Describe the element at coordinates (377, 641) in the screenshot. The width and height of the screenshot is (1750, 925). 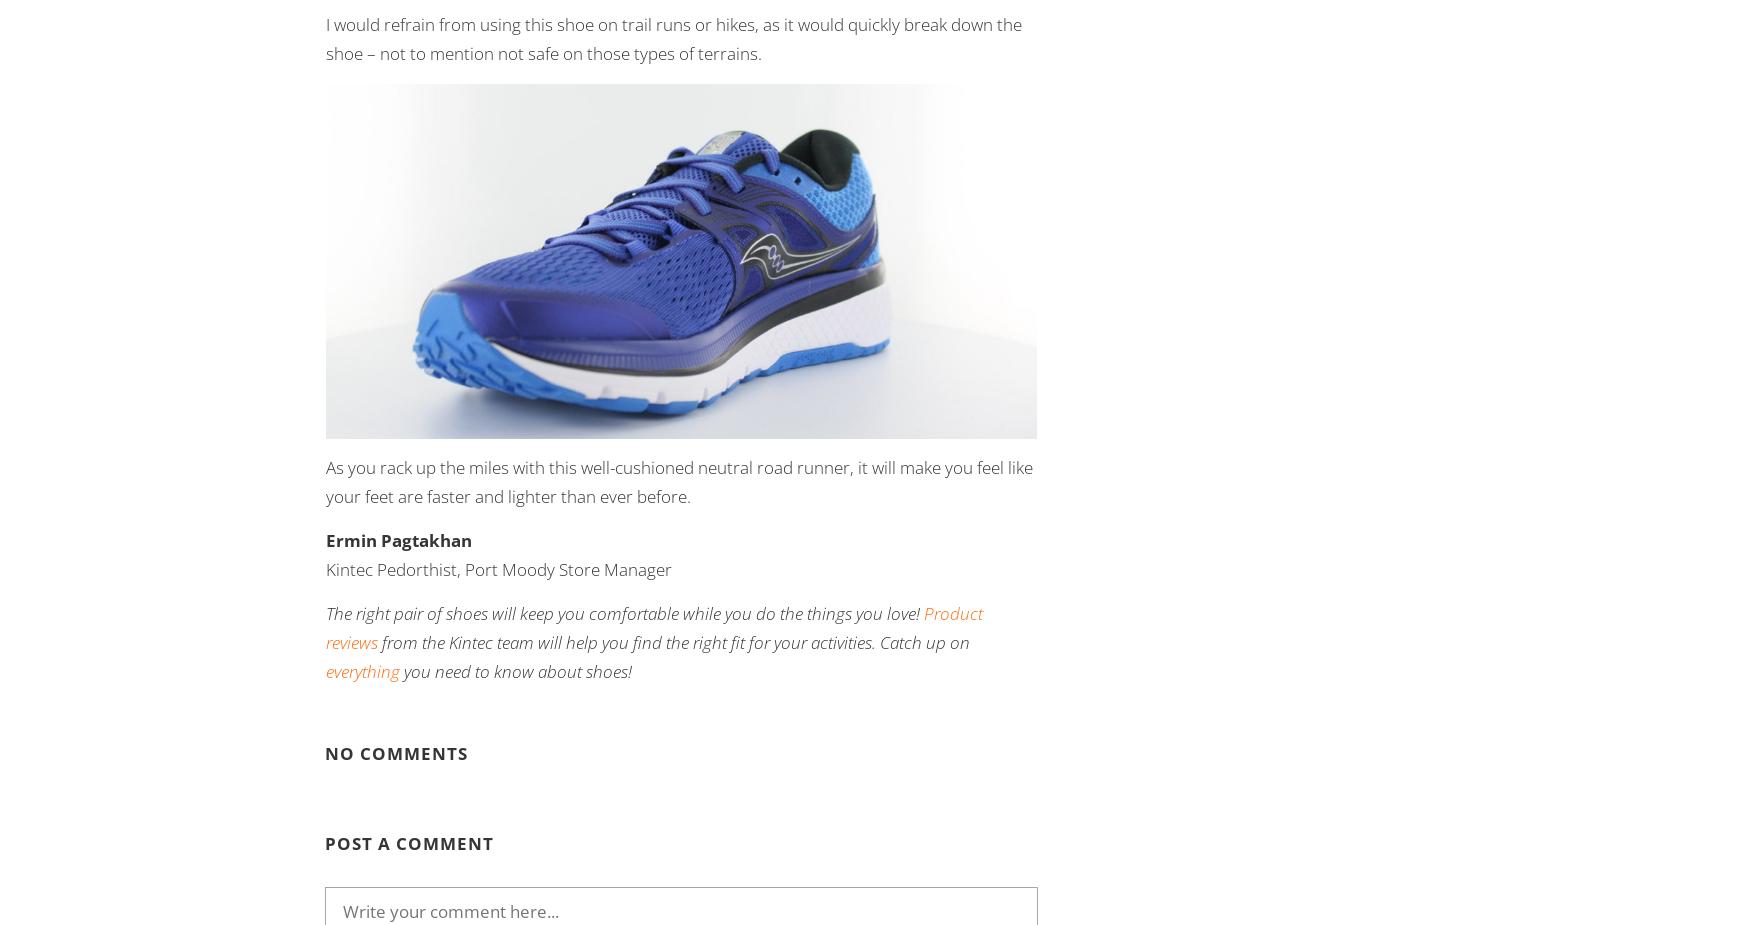
I see `'from the Kintec team will help you find the right fit for your activities. Catch up on'` at that location.